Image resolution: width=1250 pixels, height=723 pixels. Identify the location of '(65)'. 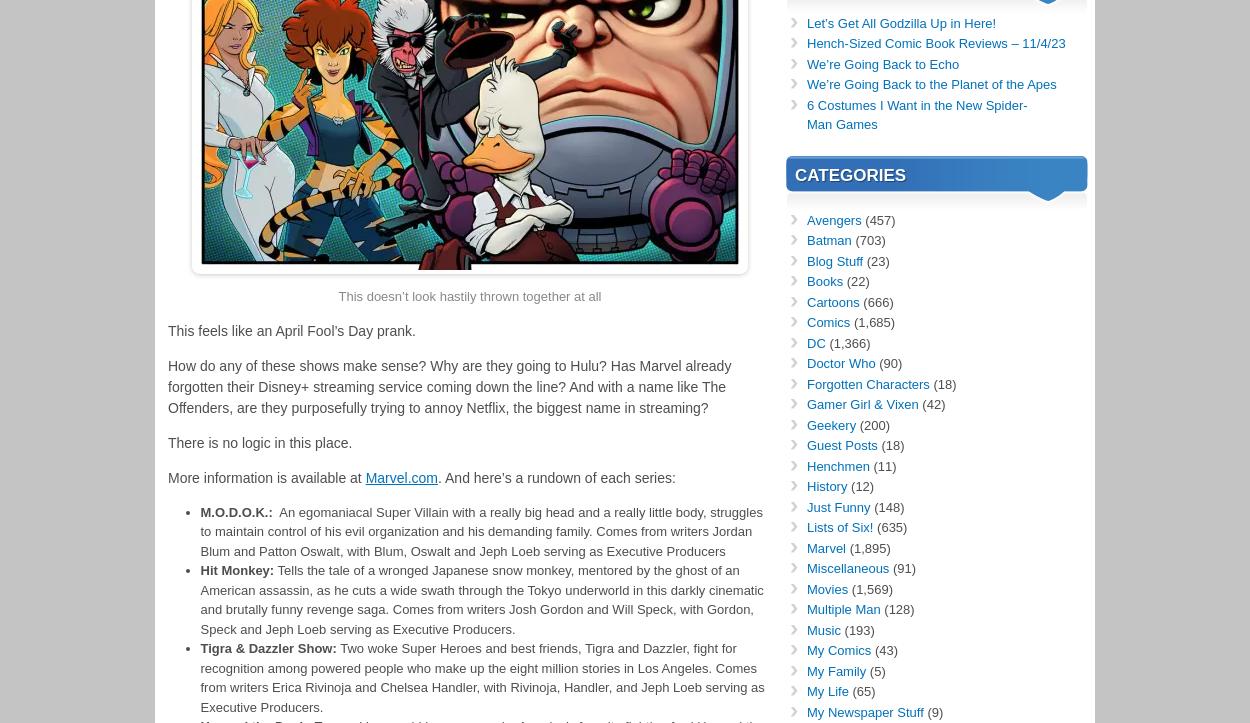
(847, 690).